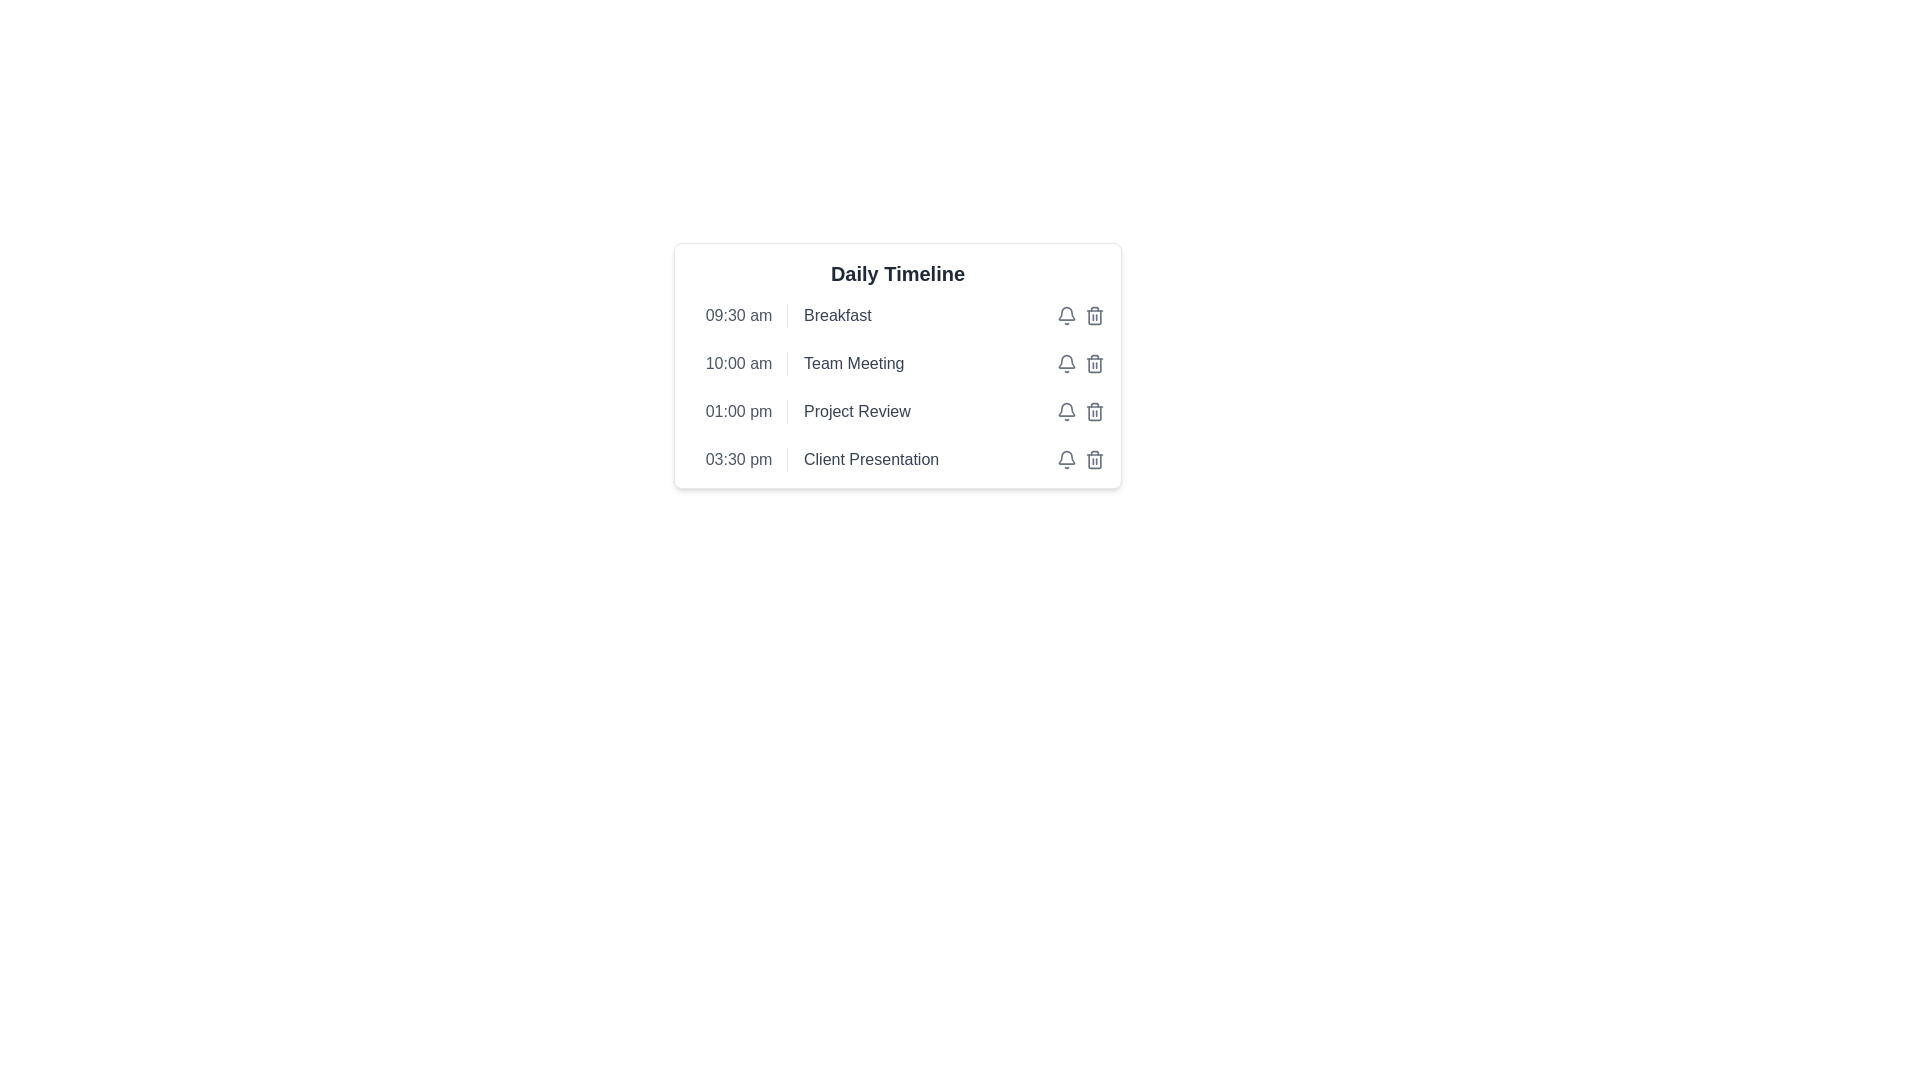 The width and height of the screenshot is (1920, 1080). What do you see at coordinates (1079, 315) in the screenshot?
I see `the bell icon in the Interactive button group for the Breakfast item, located in the right section of the Daily Timeline panel` at bounding box center [1079, 315].